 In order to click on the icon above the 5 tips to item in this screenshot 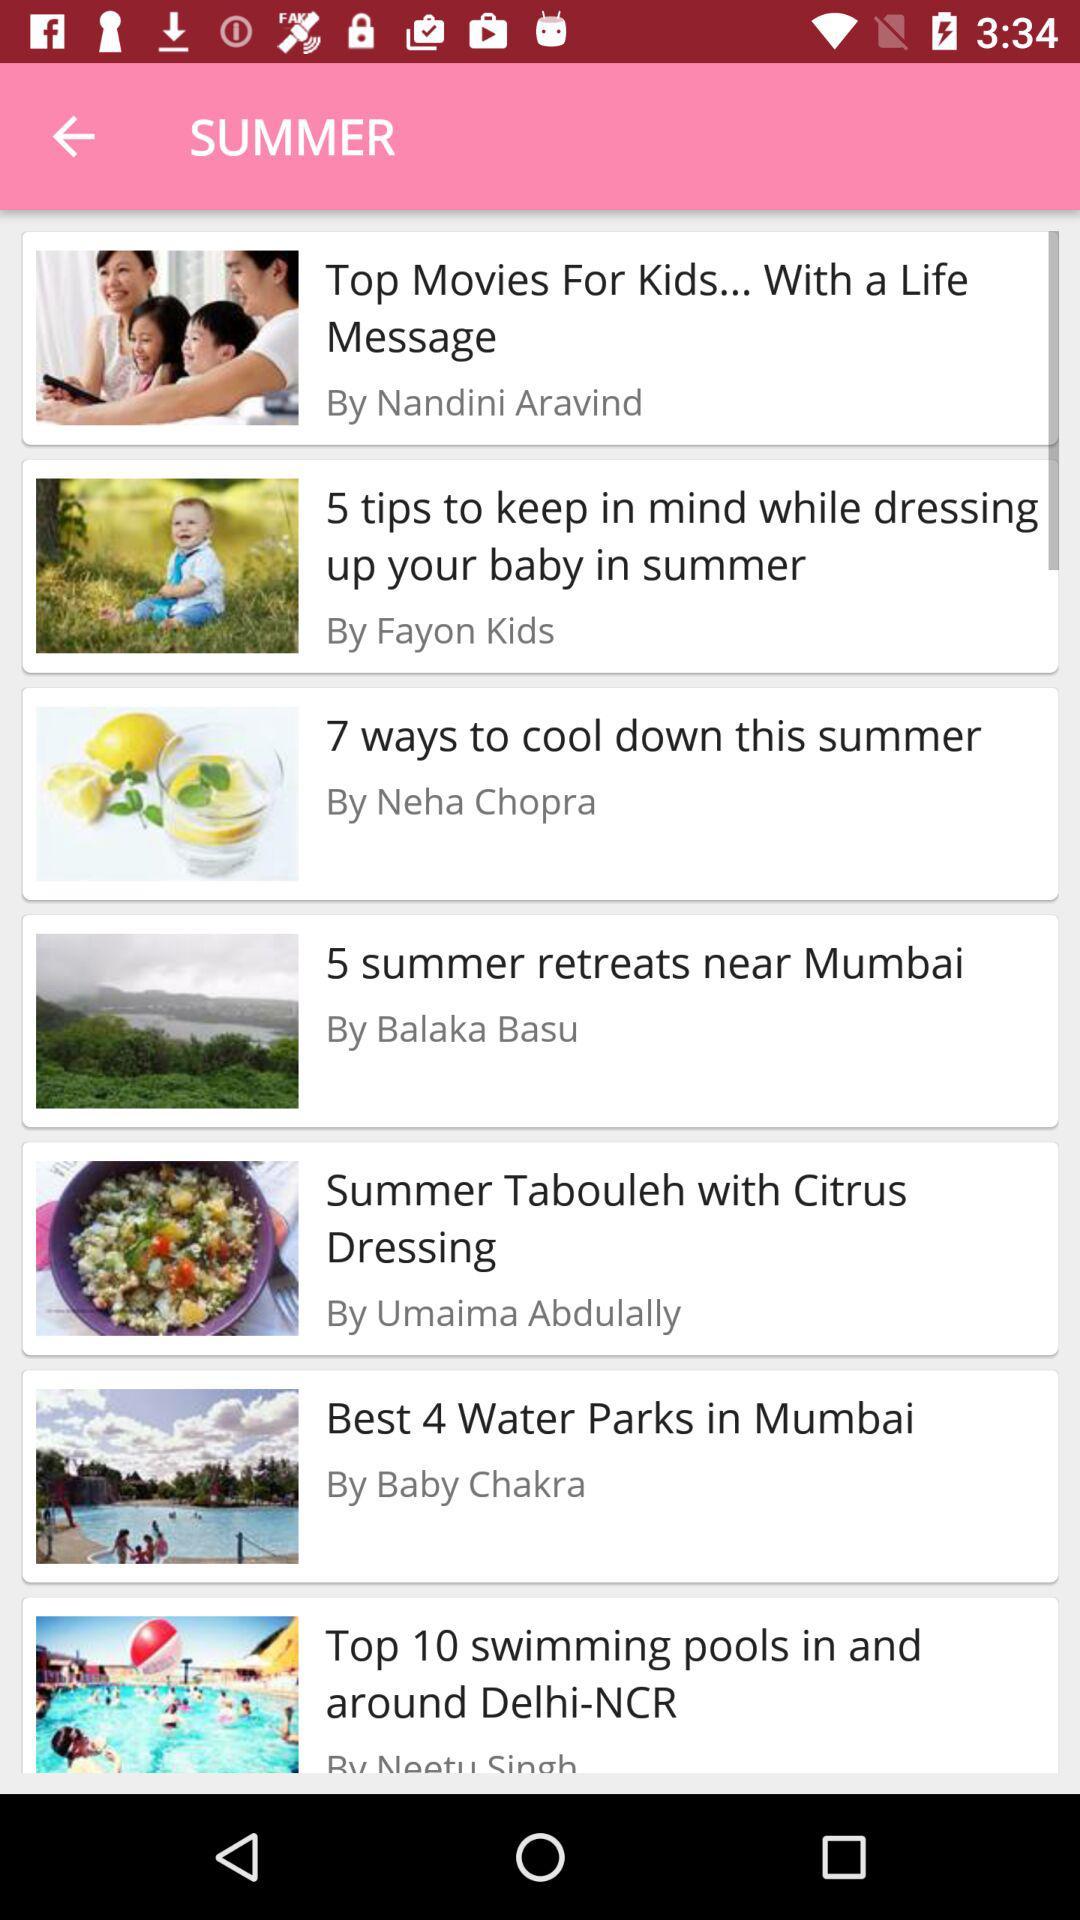, I will do `click(484, 400)`.